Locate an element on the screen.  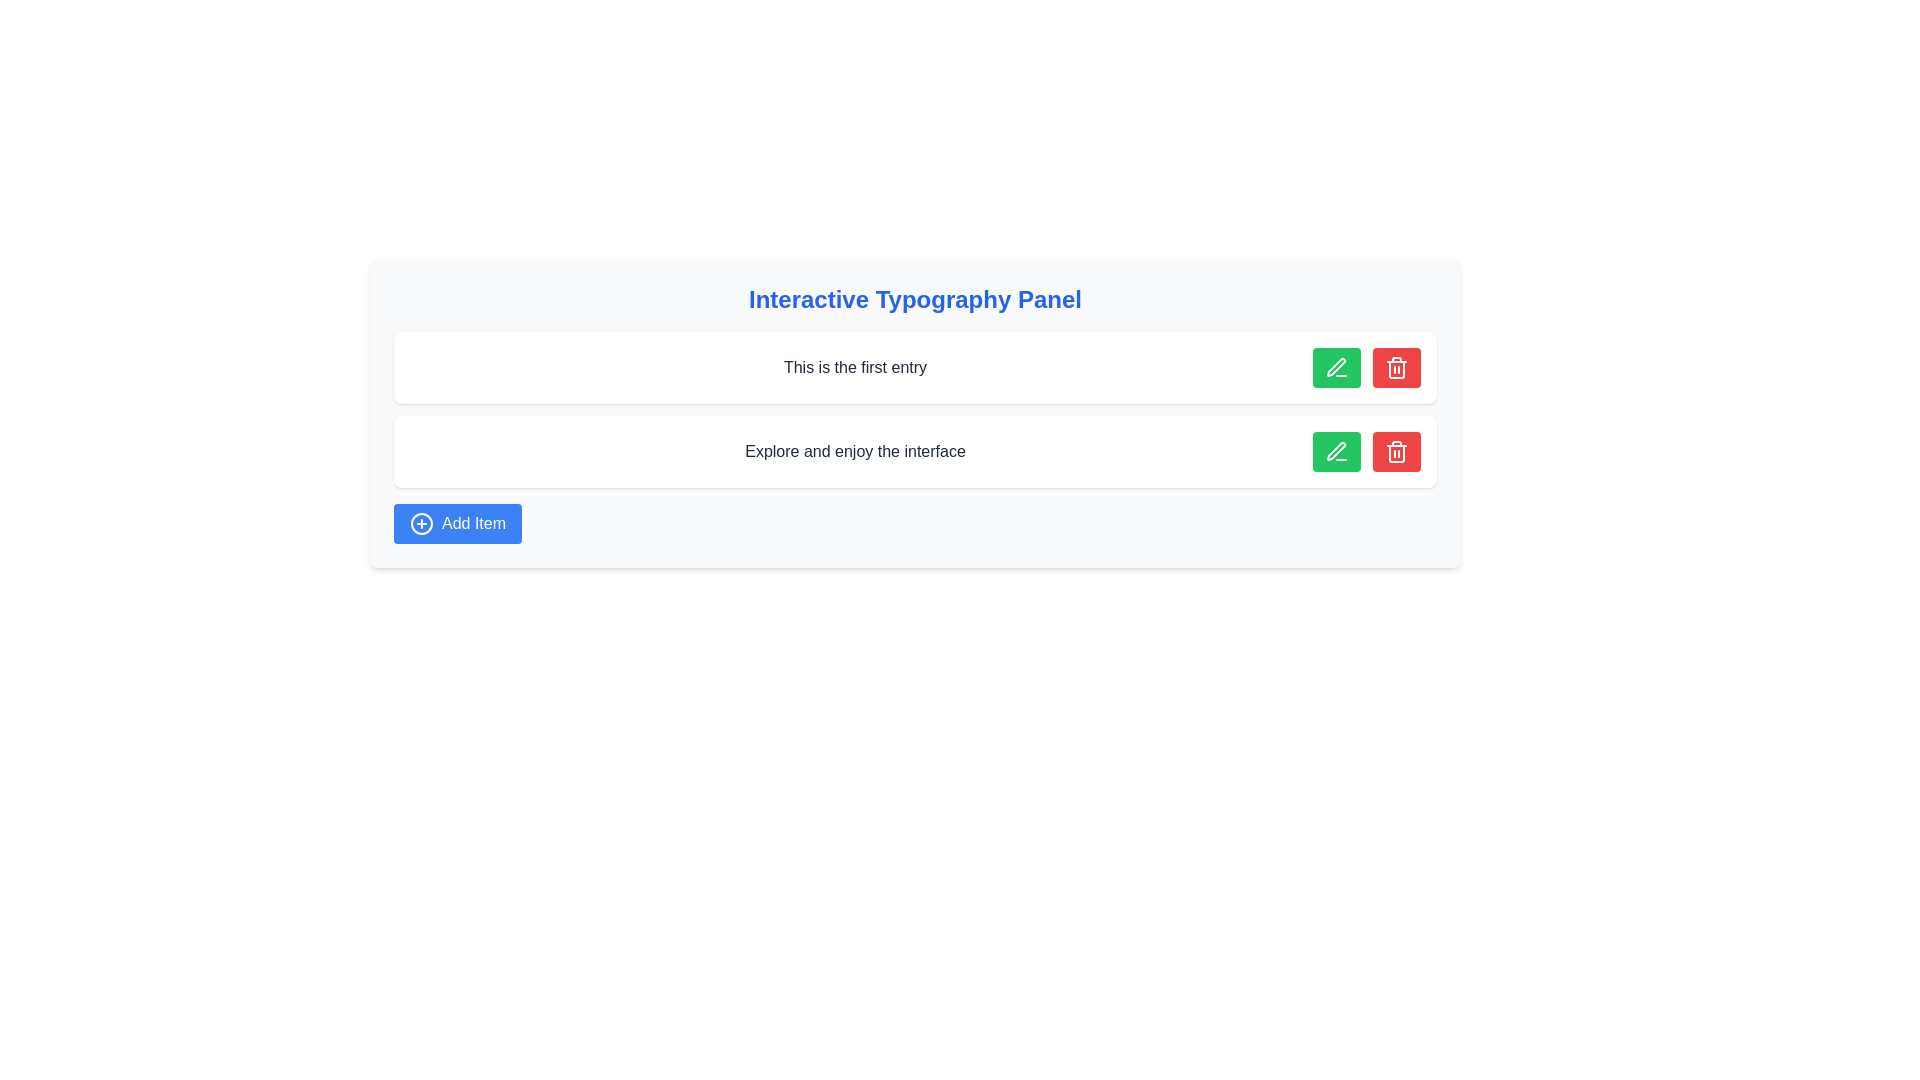
the delete button is located at coordinates (1395, 454).